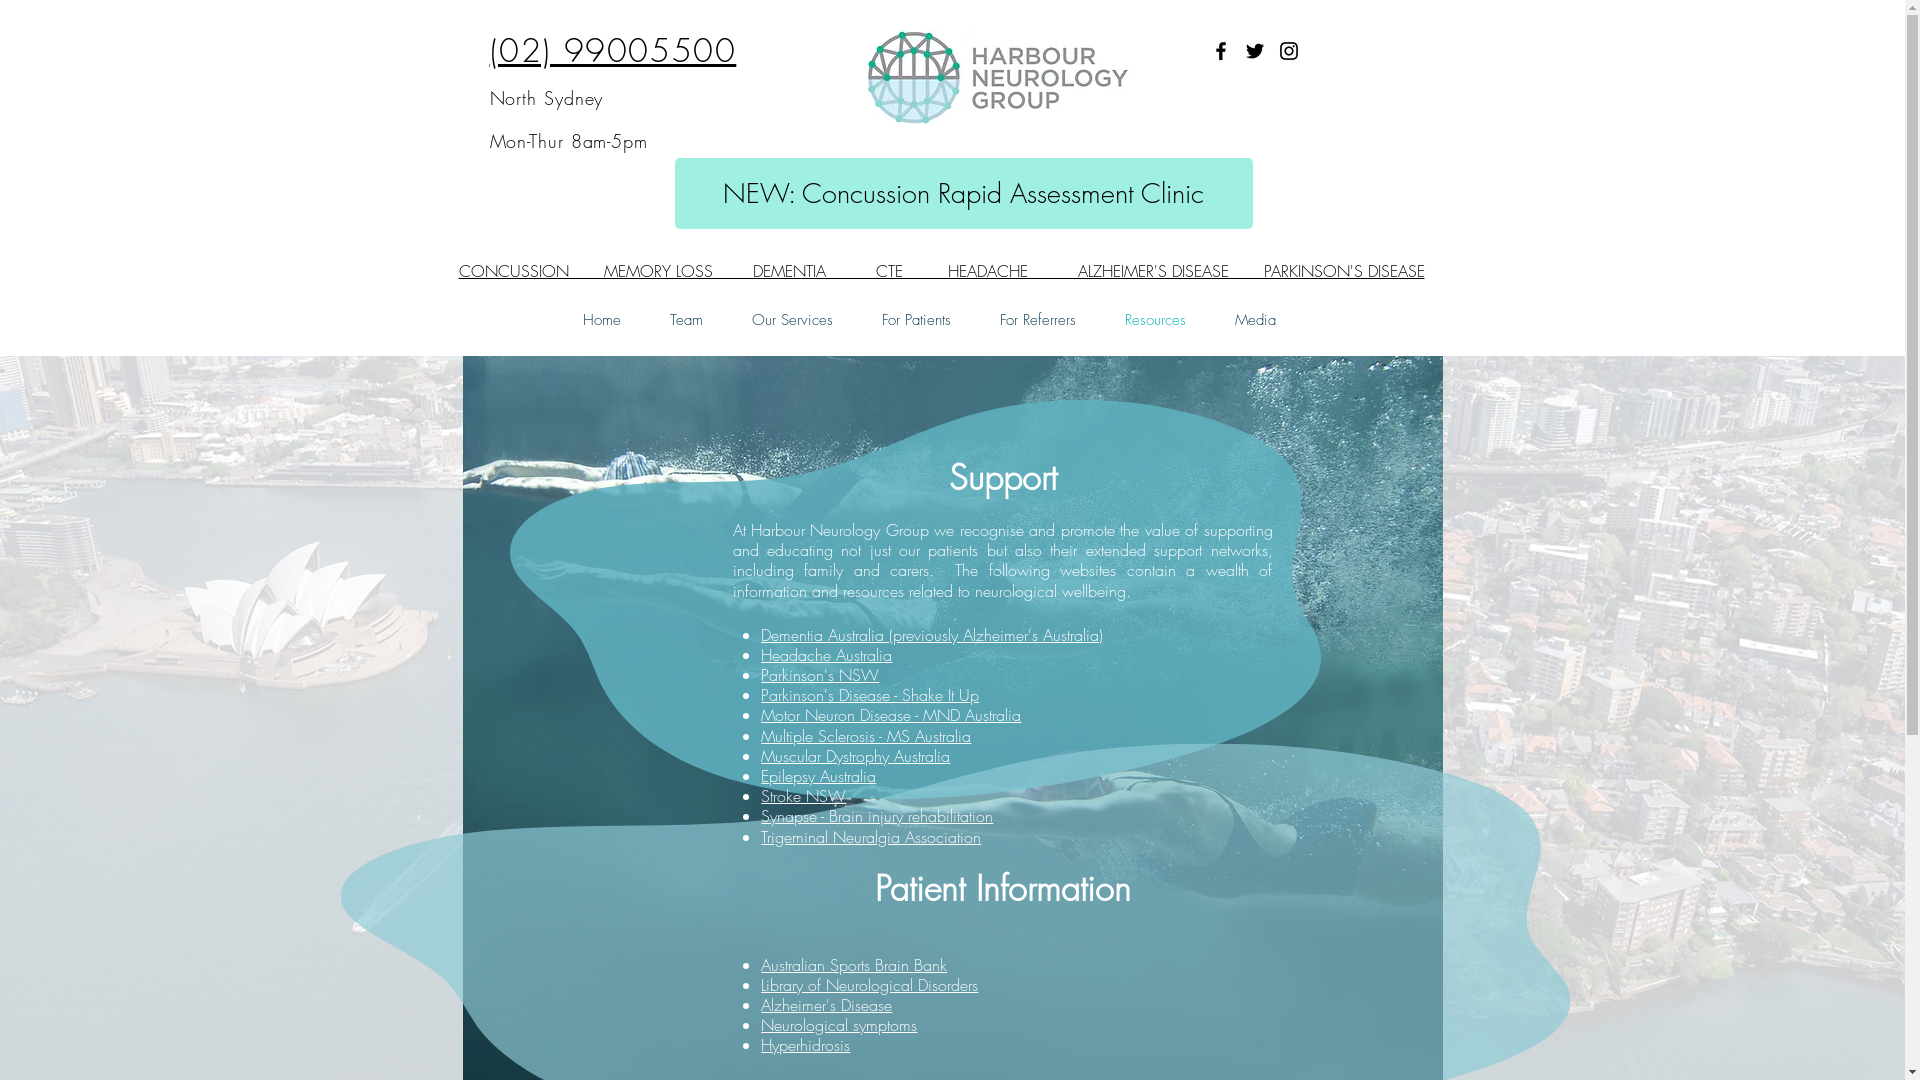 This screenshot has height=1080, width=1920. Describe the element at coordinates (612, 49) in the screenshot. I see `'(02) 99005500'` at that location.